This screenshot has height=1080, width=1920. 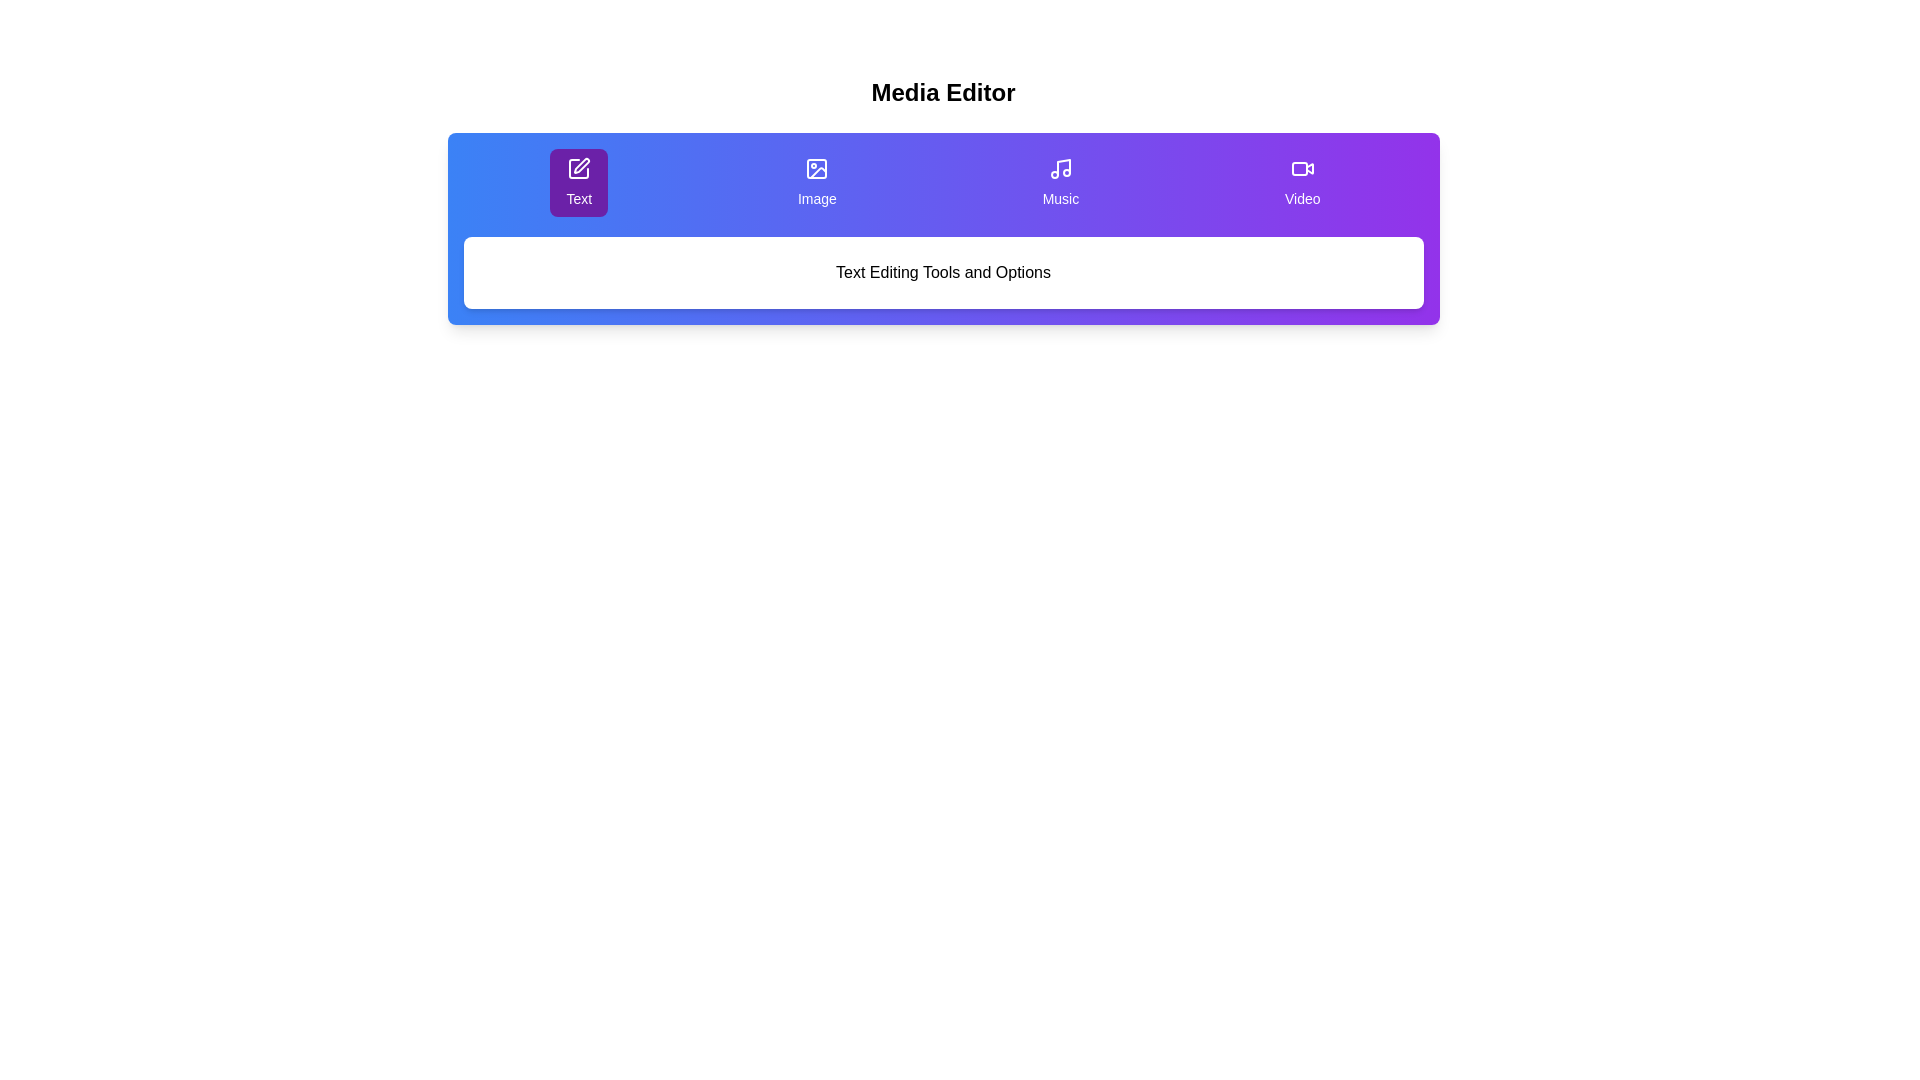 What do you see at coordinates (1302, 199) in the screenshot?
I see `text label displaying 'Video' located below the video icon in the horizontal menu bar` at bounding box center [1302, 199].